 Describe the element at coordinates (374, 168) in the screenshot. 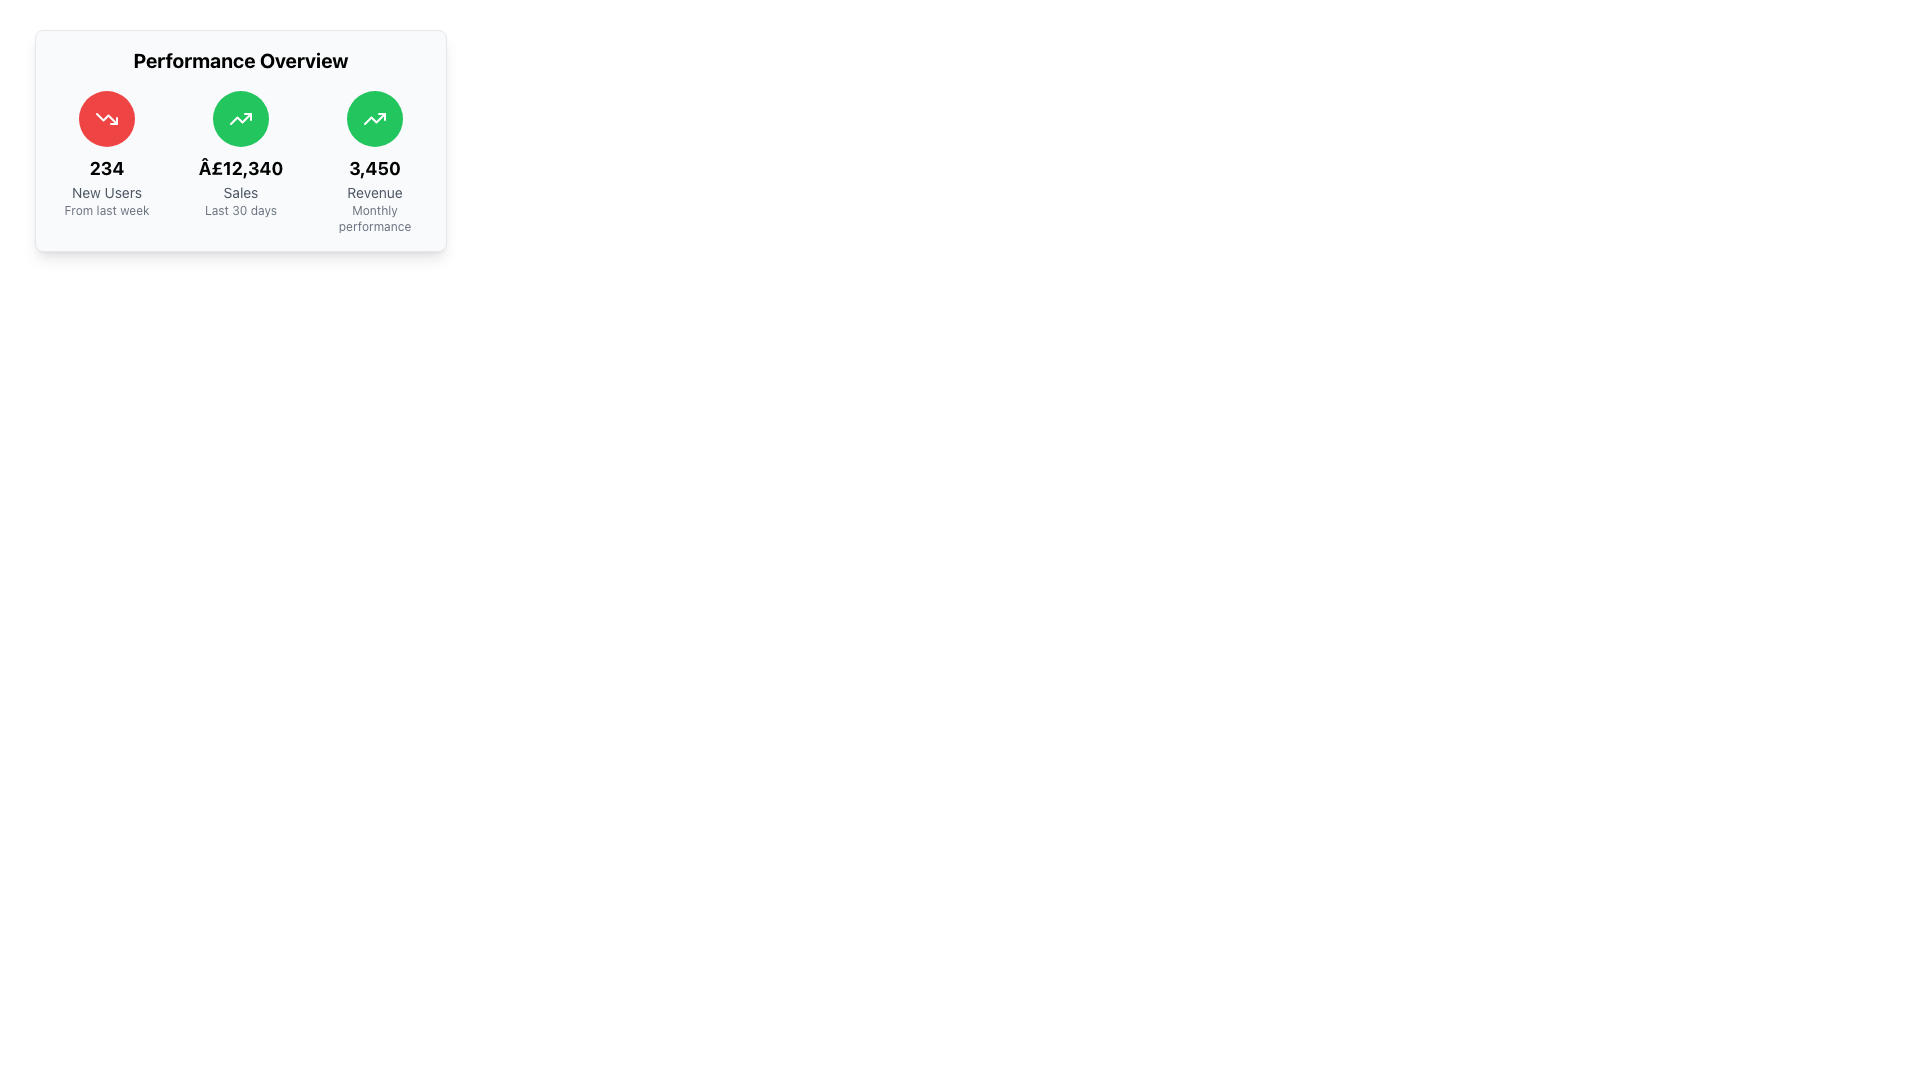

I see `the Static Text Display that shows a numerical value for revenue in the performance analytics dashboard, located in the third column below a green circular icon with an upward trending arrow` at that location.